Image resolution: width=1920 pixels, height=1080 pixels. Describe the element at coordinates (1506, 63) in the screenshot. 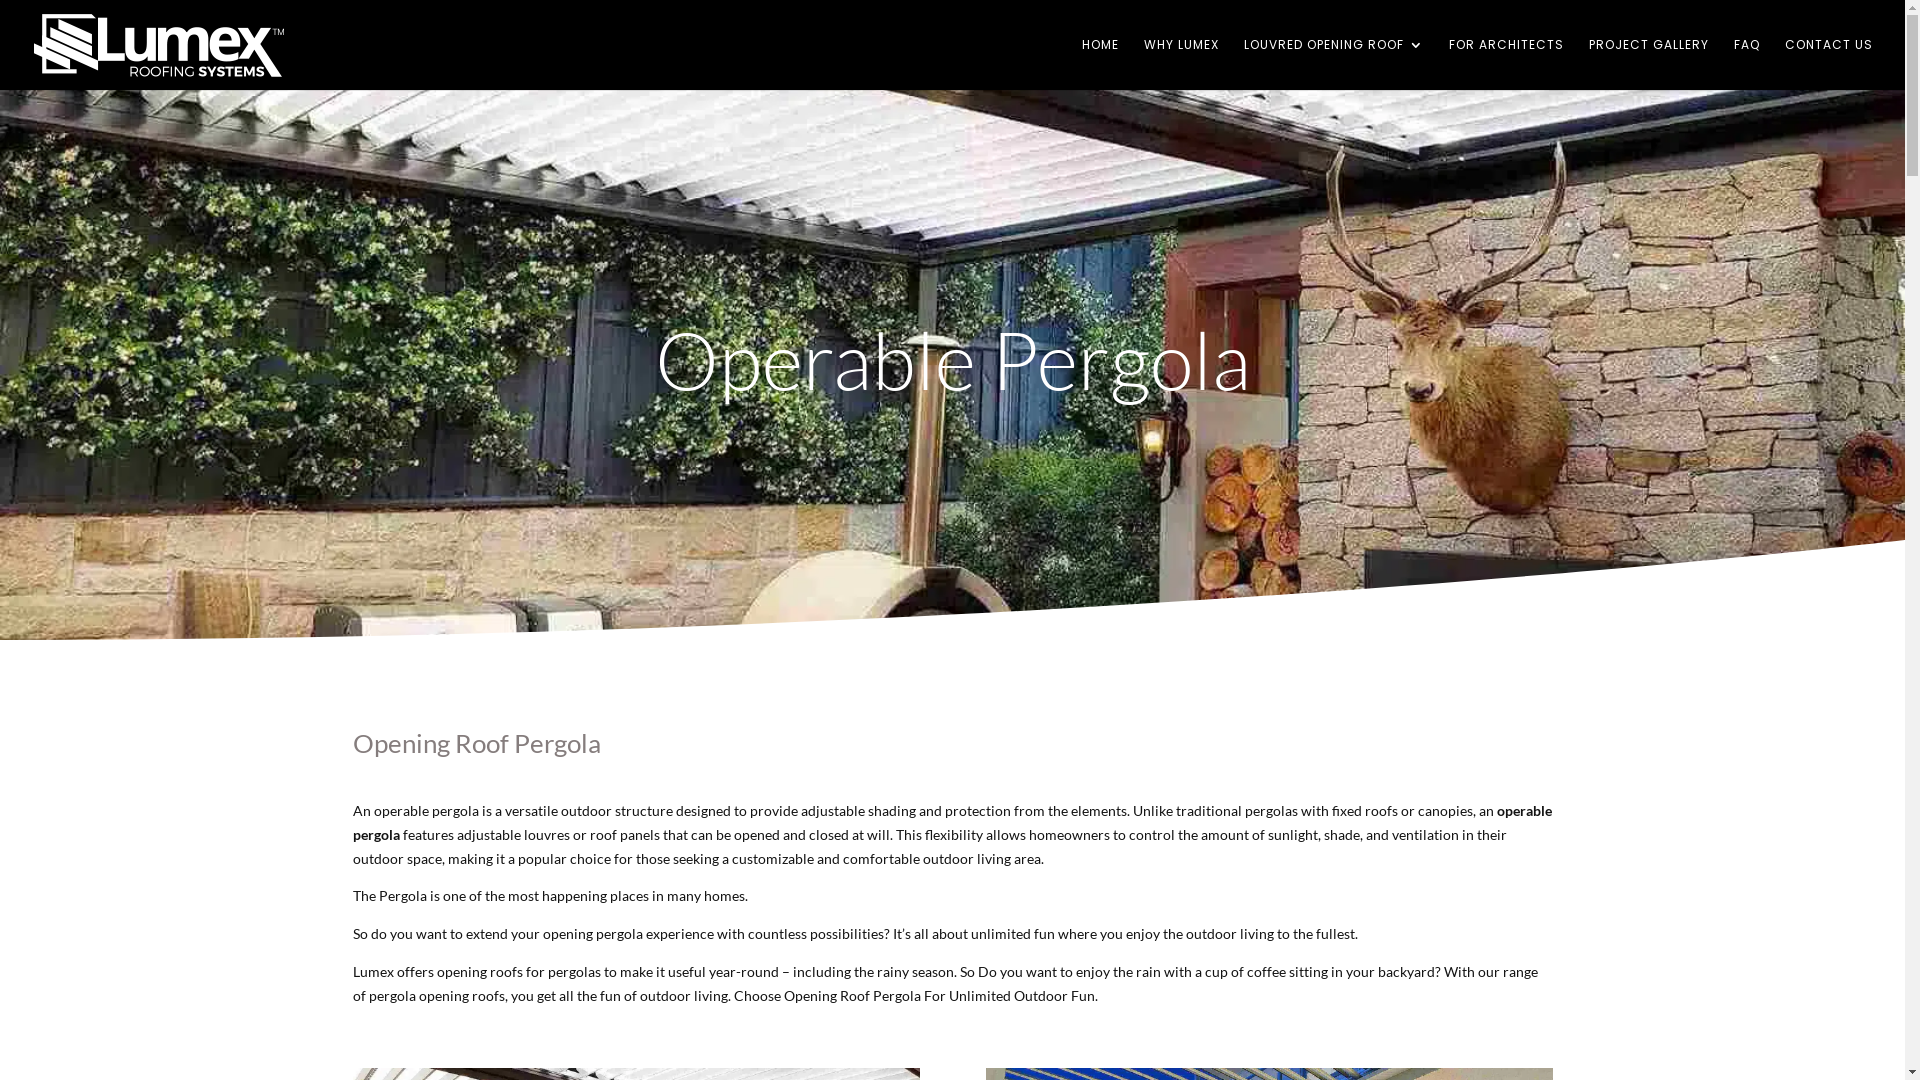

I see `'FOR ARCHITECTS'` at that location.